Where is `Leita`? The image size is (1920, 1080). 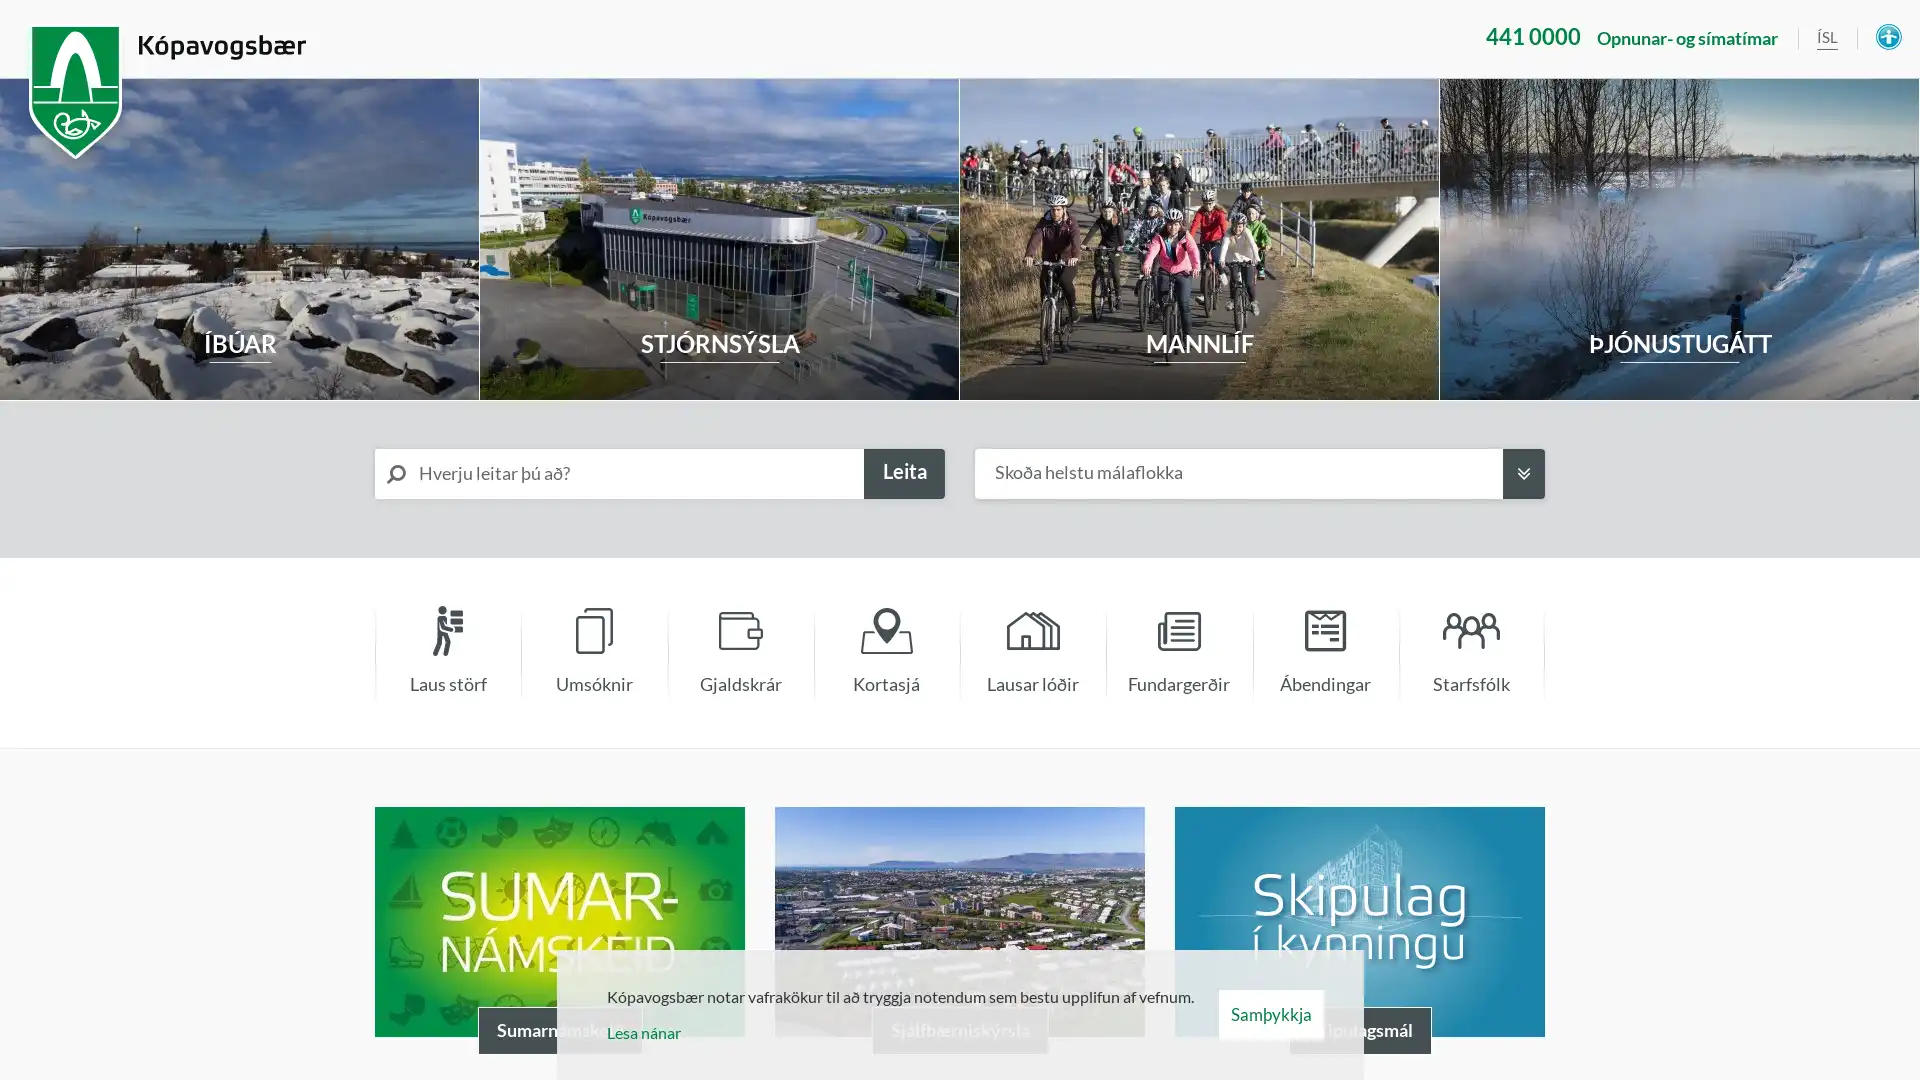 Leita is located at coordinates (903, 474).